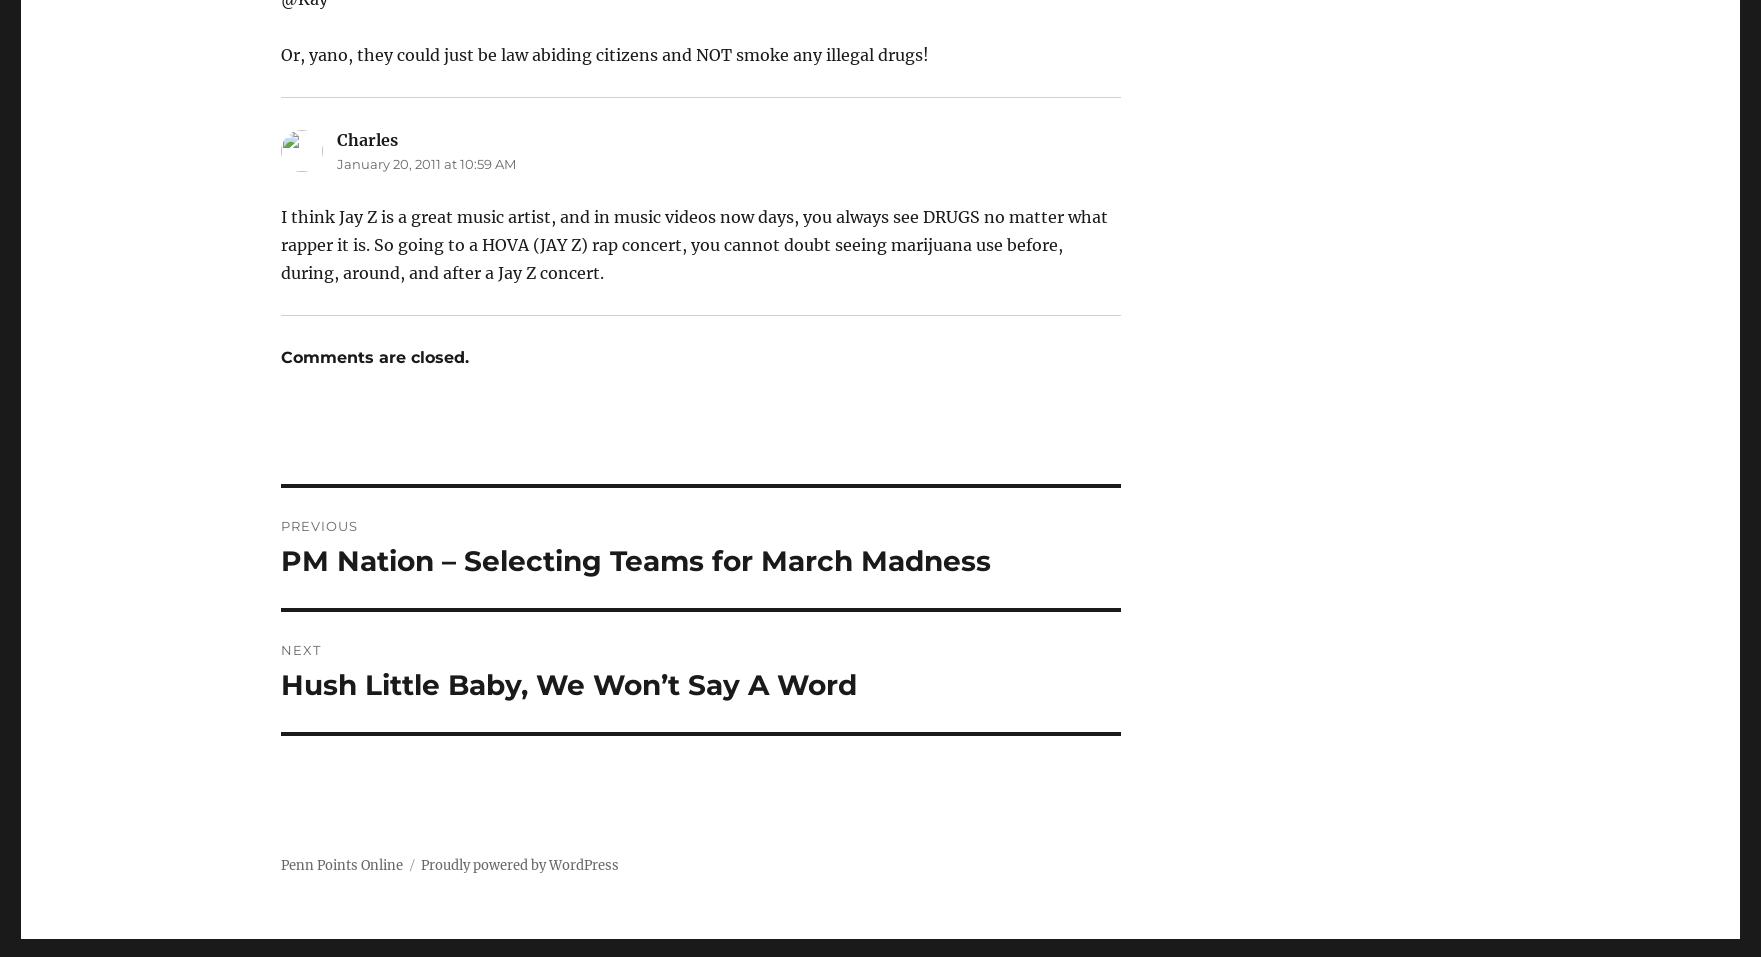  I want to click on 'Charles', so click(365, 140).